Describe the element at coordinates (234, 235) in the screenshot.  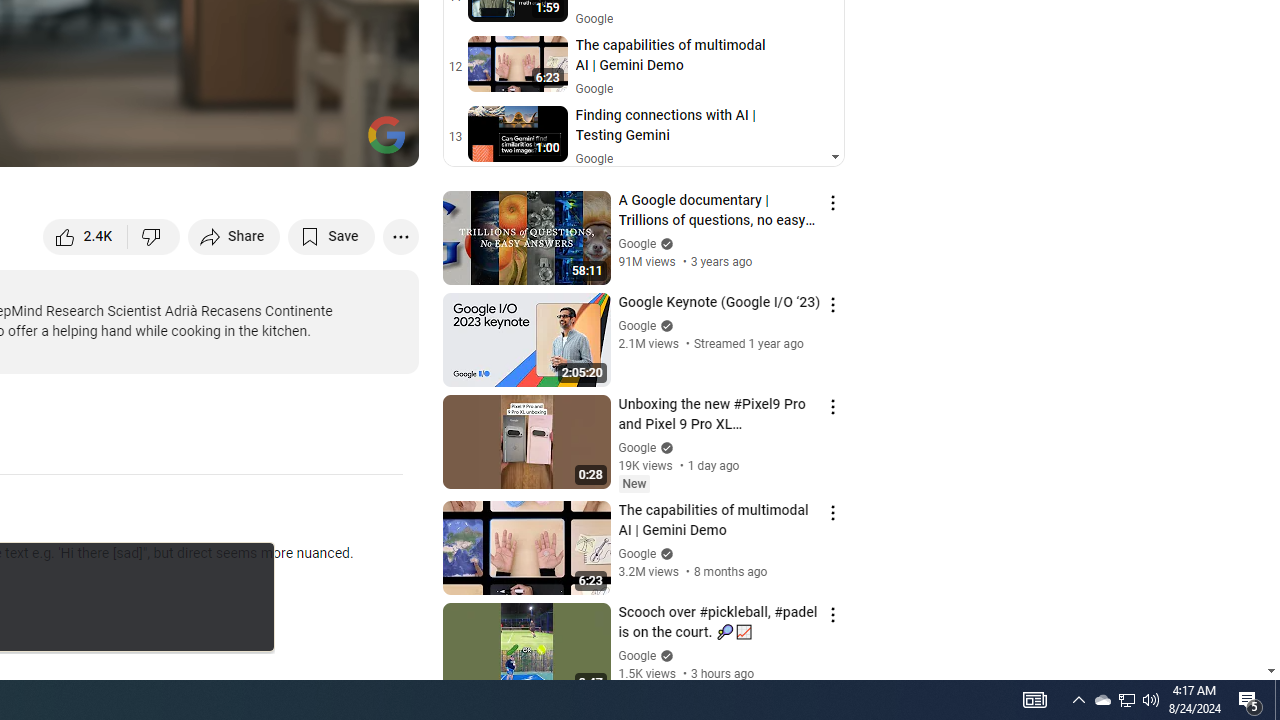
I see `'Share'` at that location.